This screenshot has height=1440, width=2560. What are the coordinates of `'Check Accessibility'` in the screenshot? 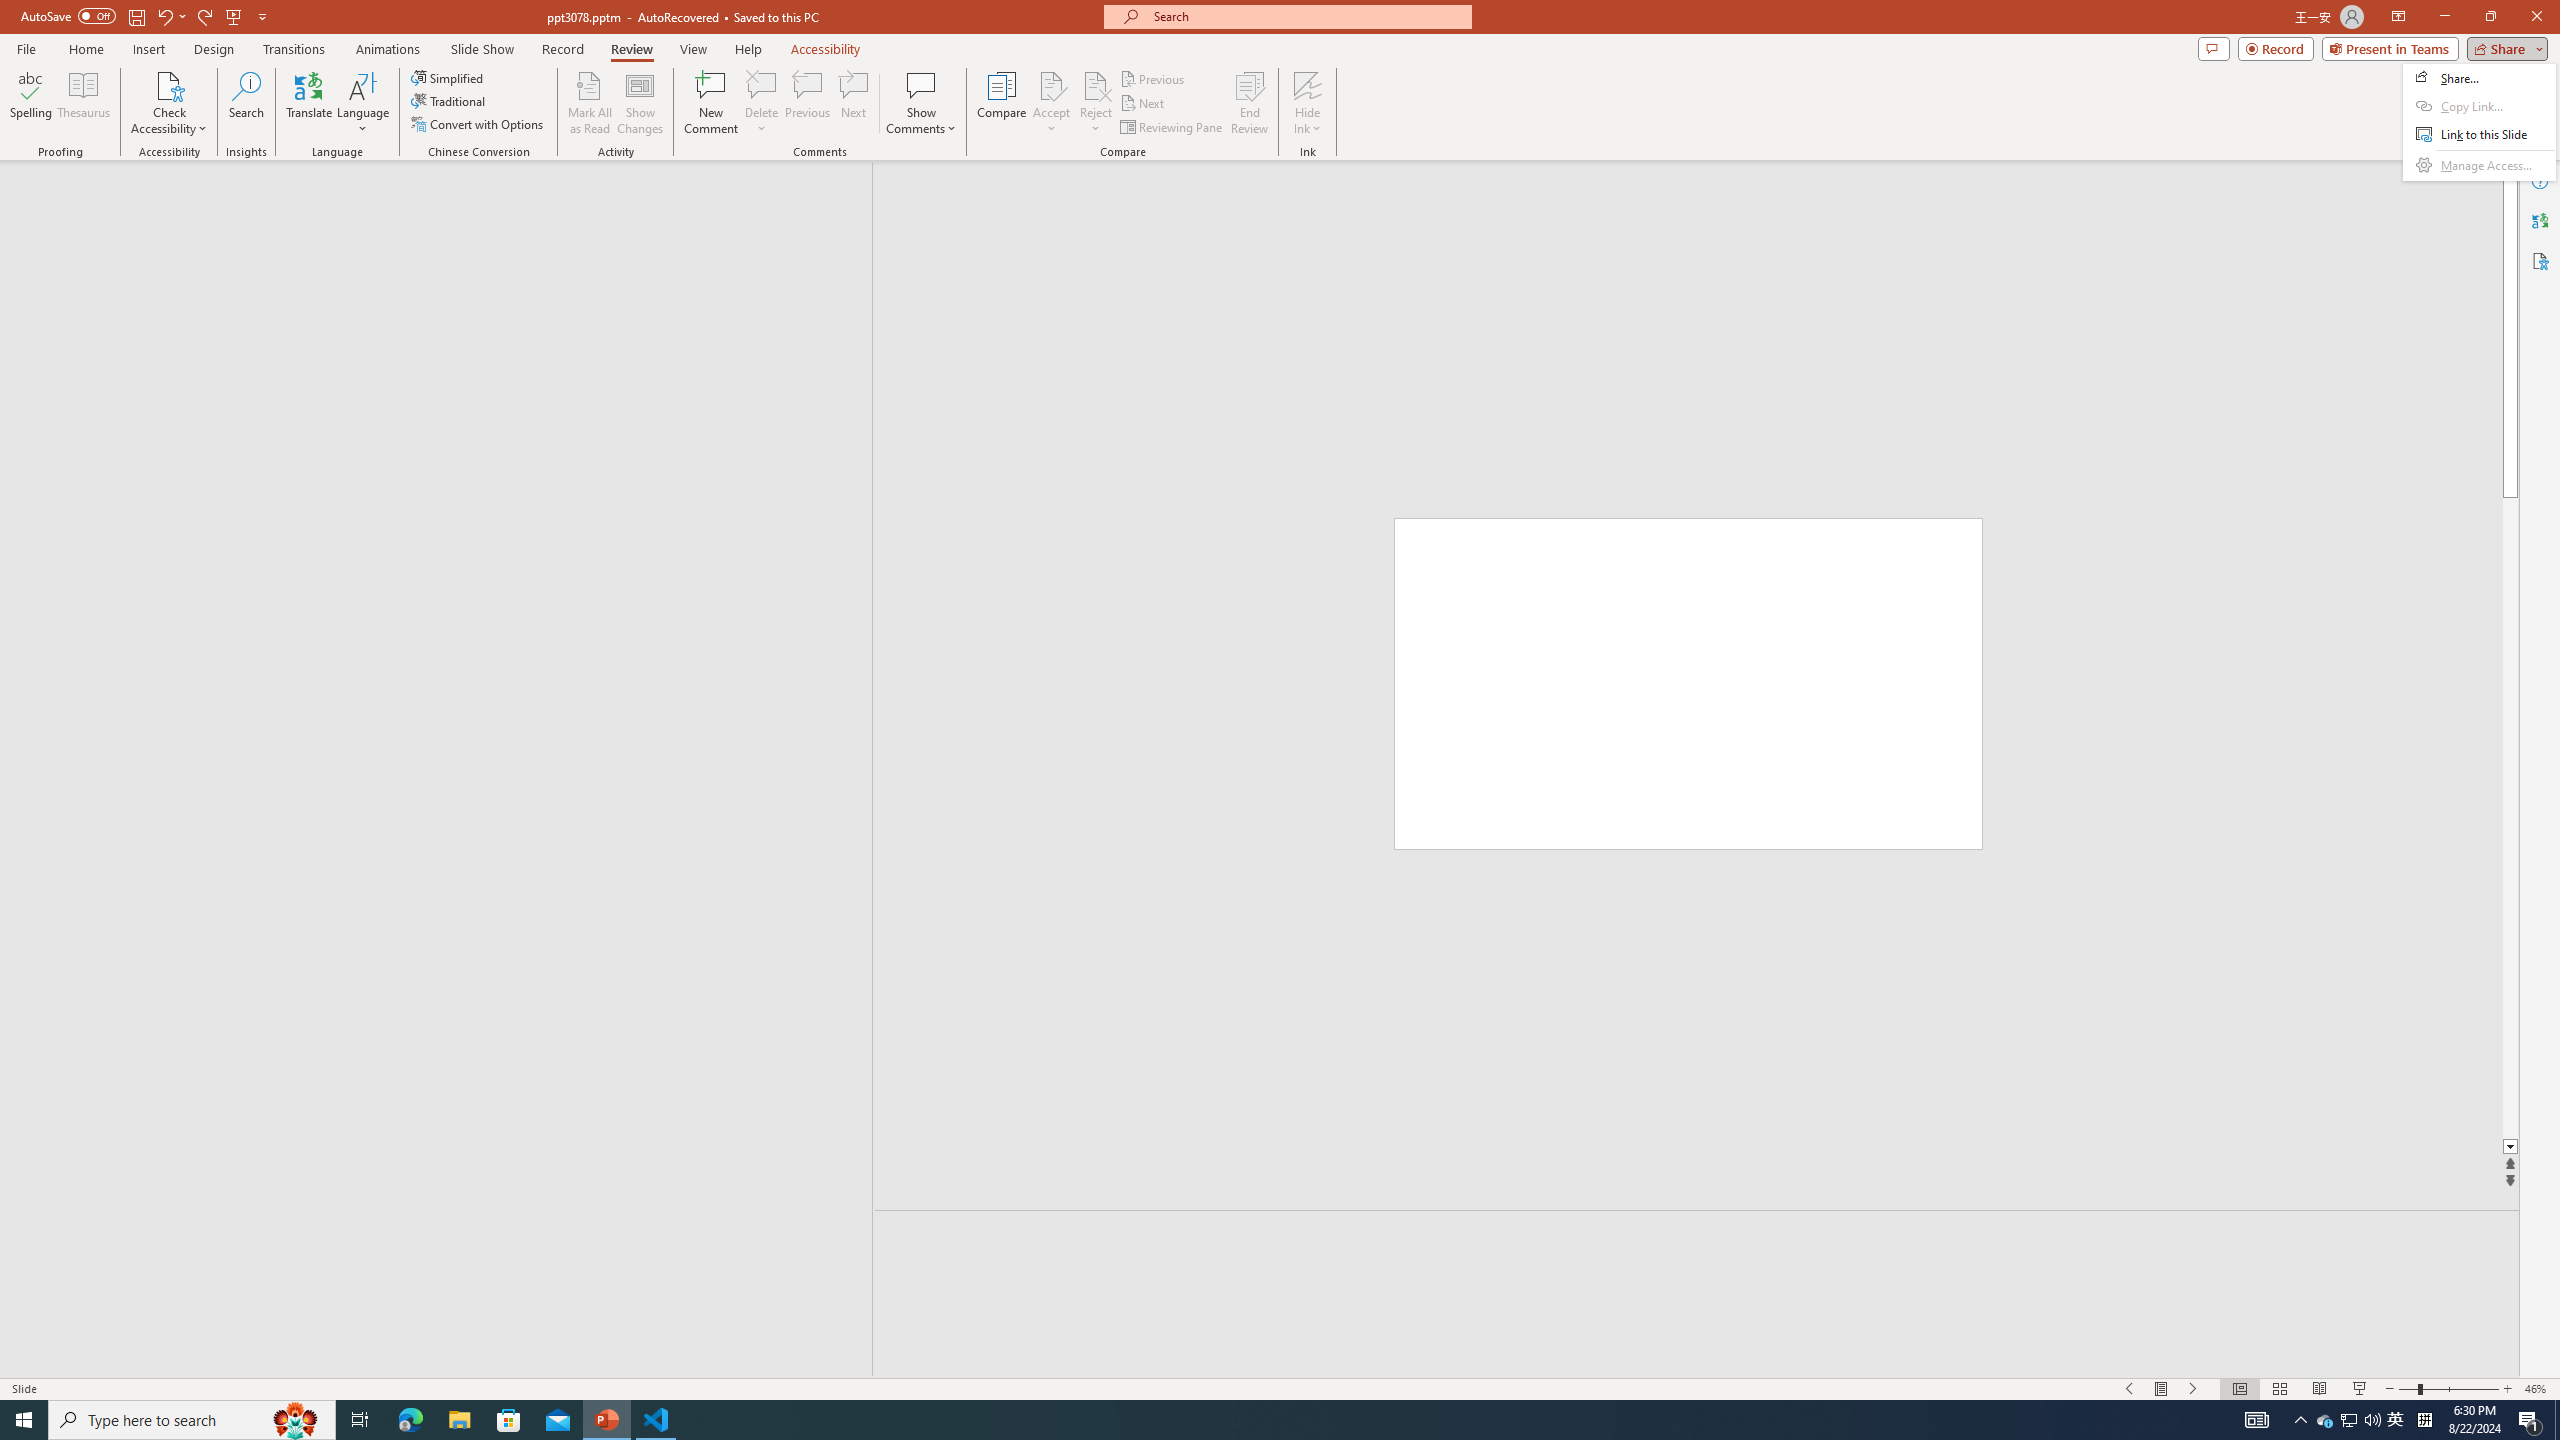 It's located at (167, 103).